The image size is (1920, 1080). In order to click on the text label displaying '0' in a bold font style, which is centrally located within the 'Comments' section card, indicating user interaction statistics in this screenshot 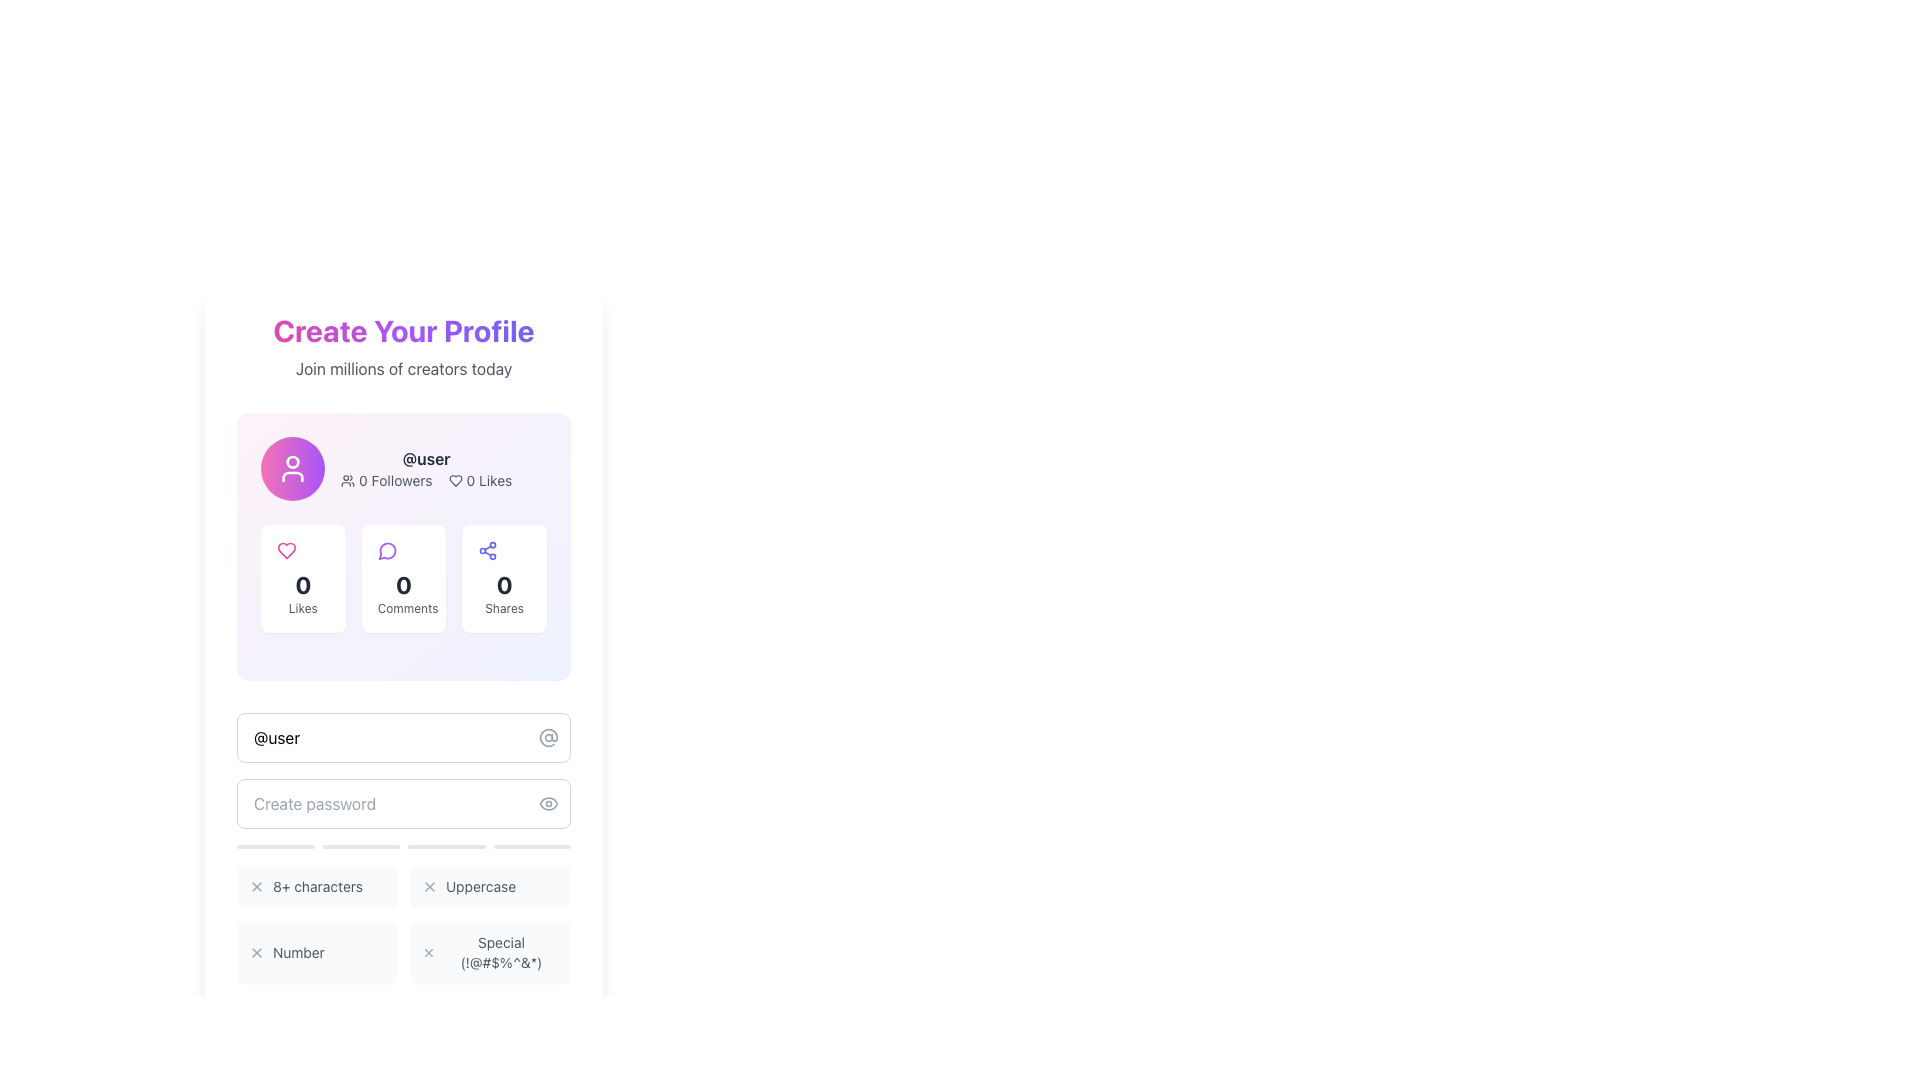, I will do `click(402, 585)`.